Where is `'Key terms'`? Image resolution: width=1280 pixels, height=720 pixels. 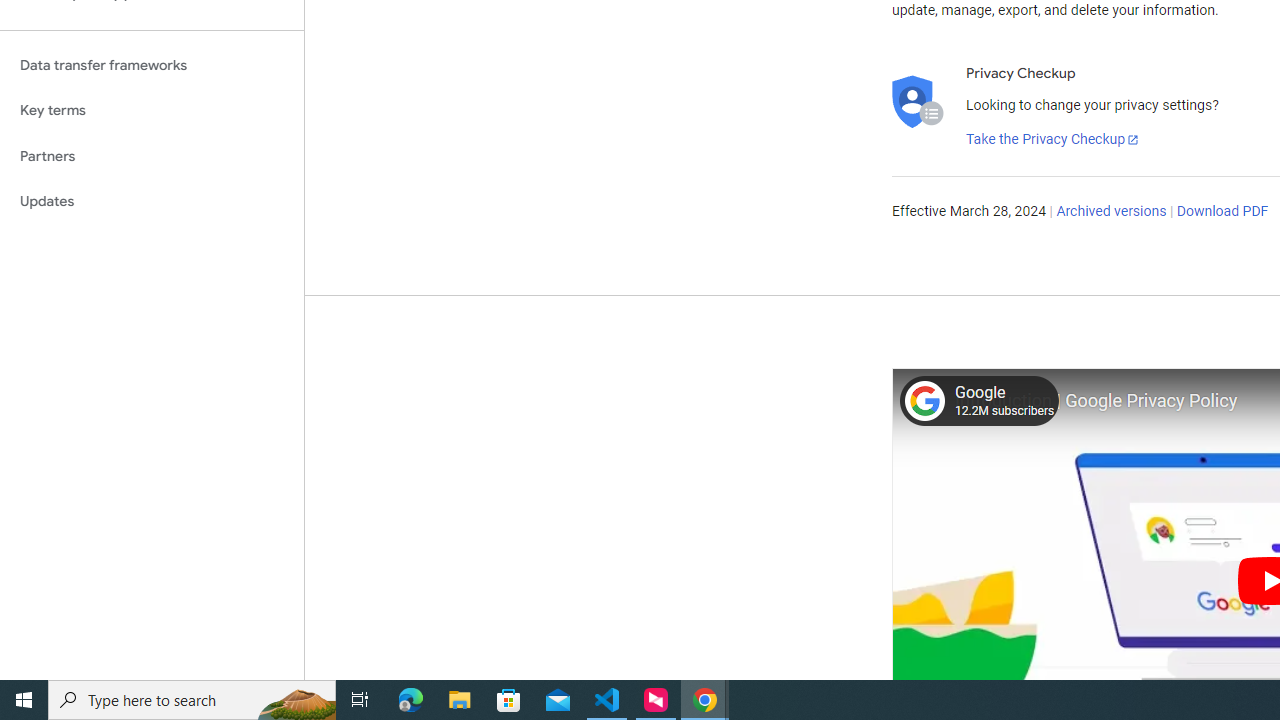 'Key terms' is located at coordinates (151, 110).